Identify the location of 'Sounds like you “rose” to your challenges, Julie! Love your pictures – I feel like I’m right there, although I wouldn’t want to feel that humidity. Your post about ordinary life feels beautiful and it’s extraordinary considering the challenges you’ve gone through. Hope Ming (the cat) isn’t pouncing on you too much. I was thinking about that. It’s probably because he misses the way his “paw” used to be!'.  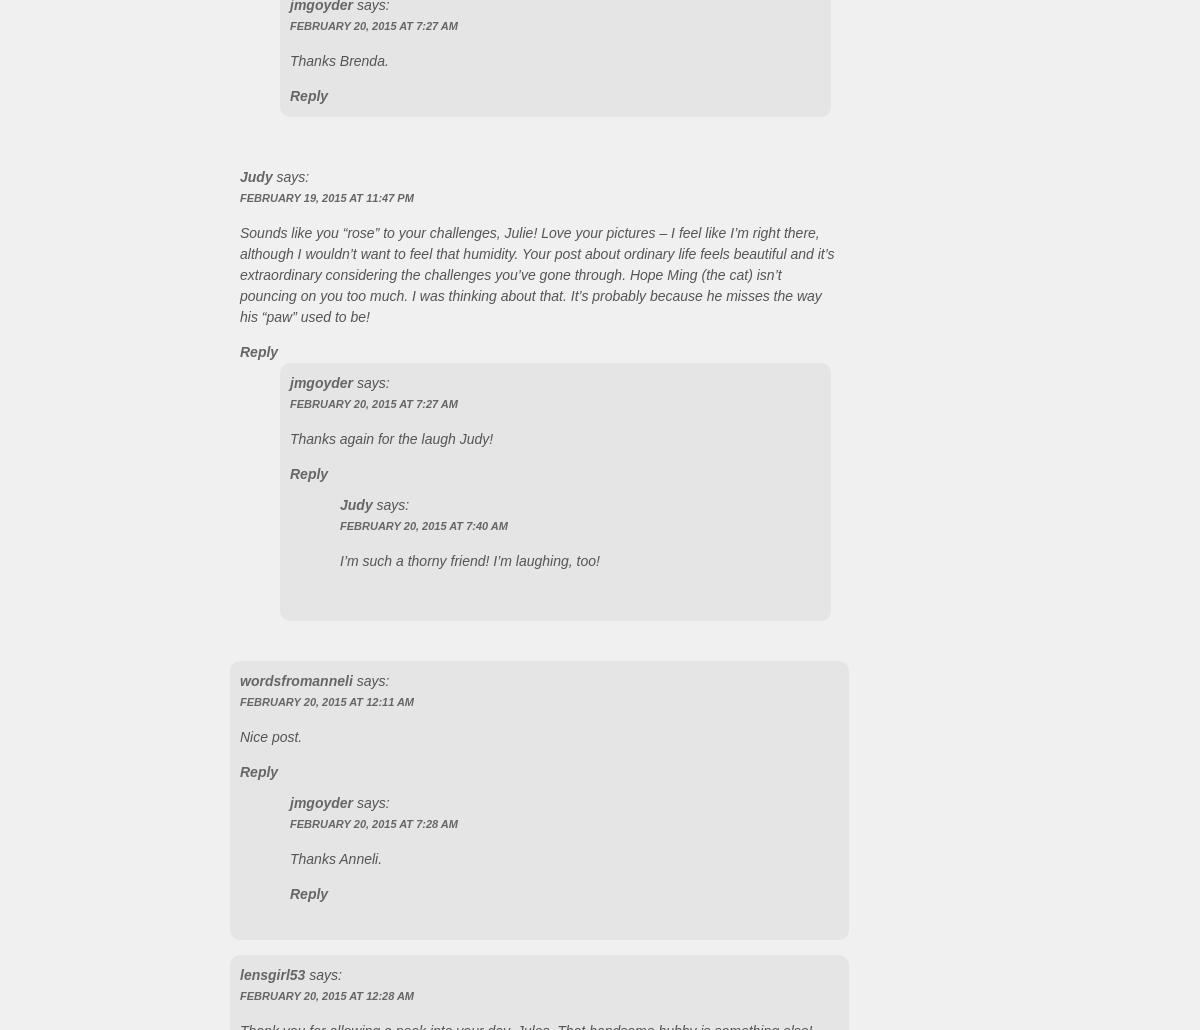
(239, 272).